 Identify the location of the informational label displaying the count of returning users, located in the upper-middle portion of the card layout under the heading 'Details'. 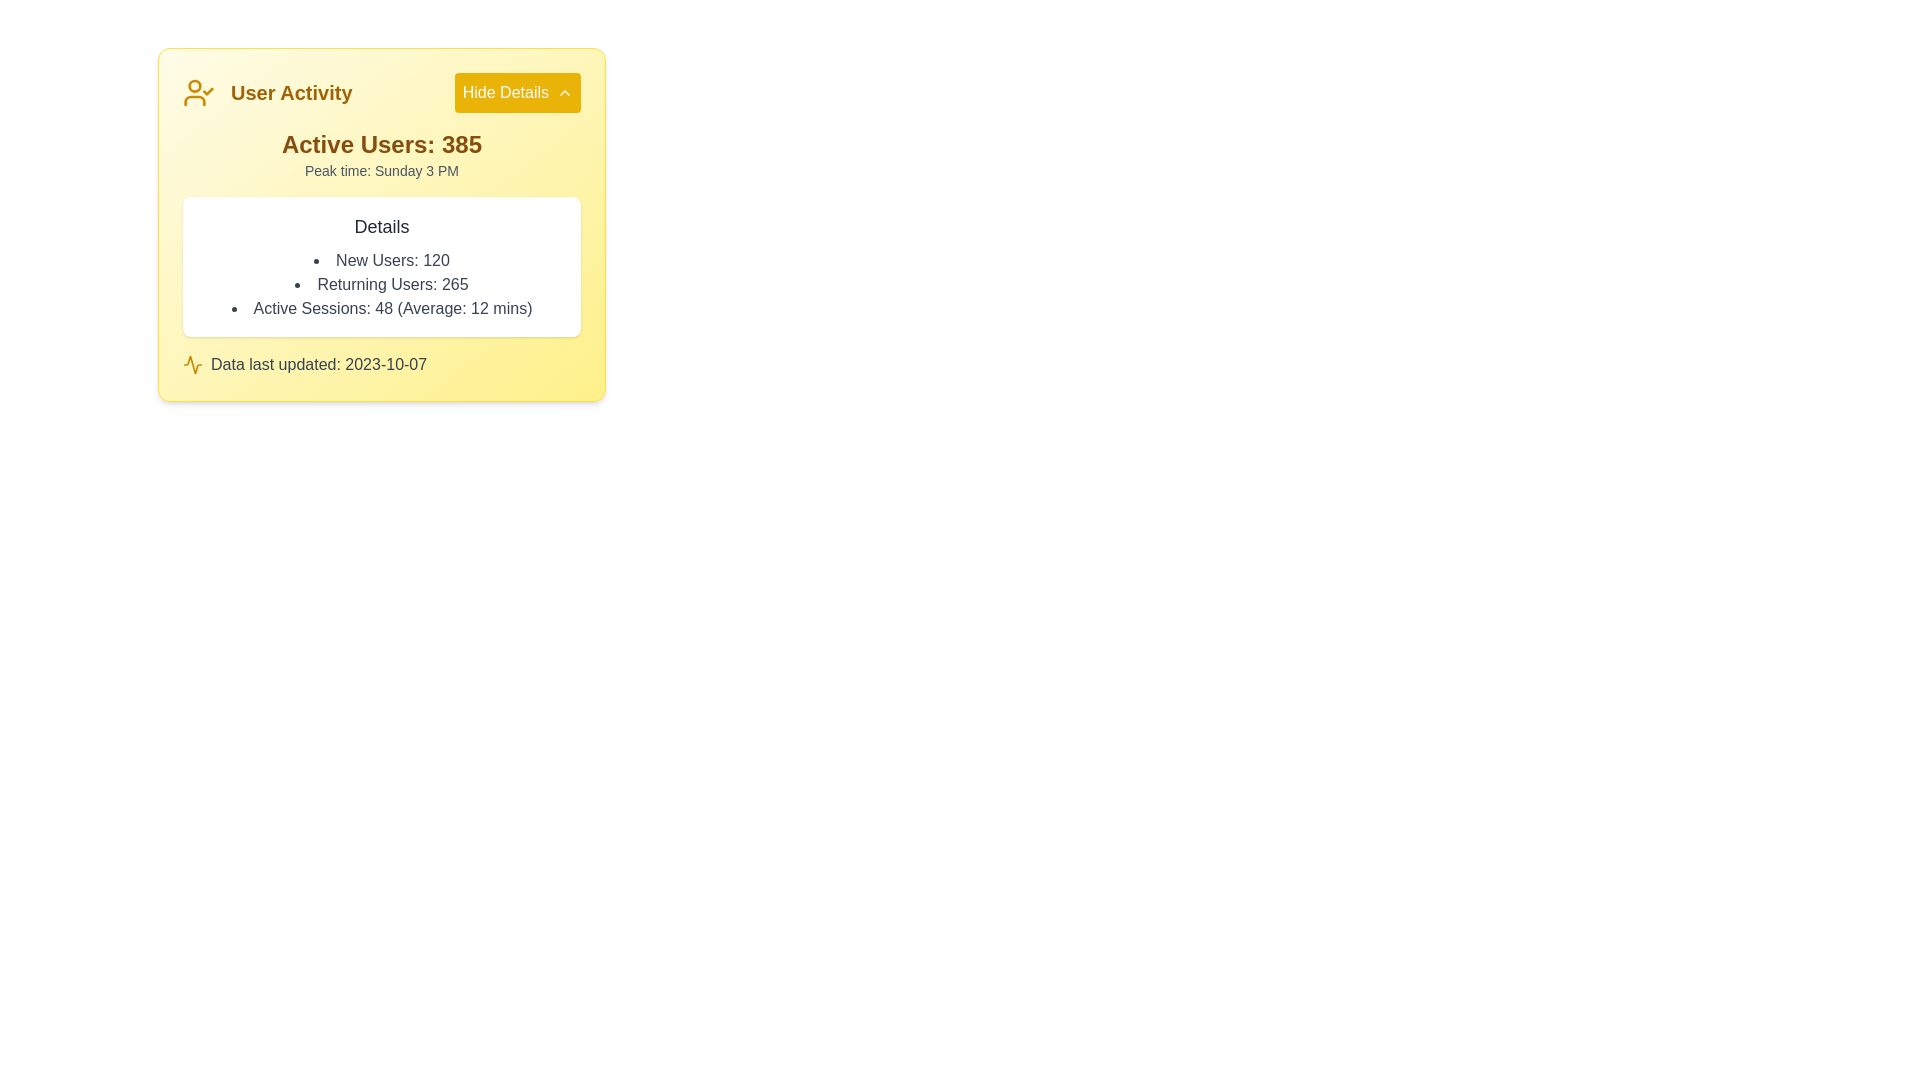
(382, 285).